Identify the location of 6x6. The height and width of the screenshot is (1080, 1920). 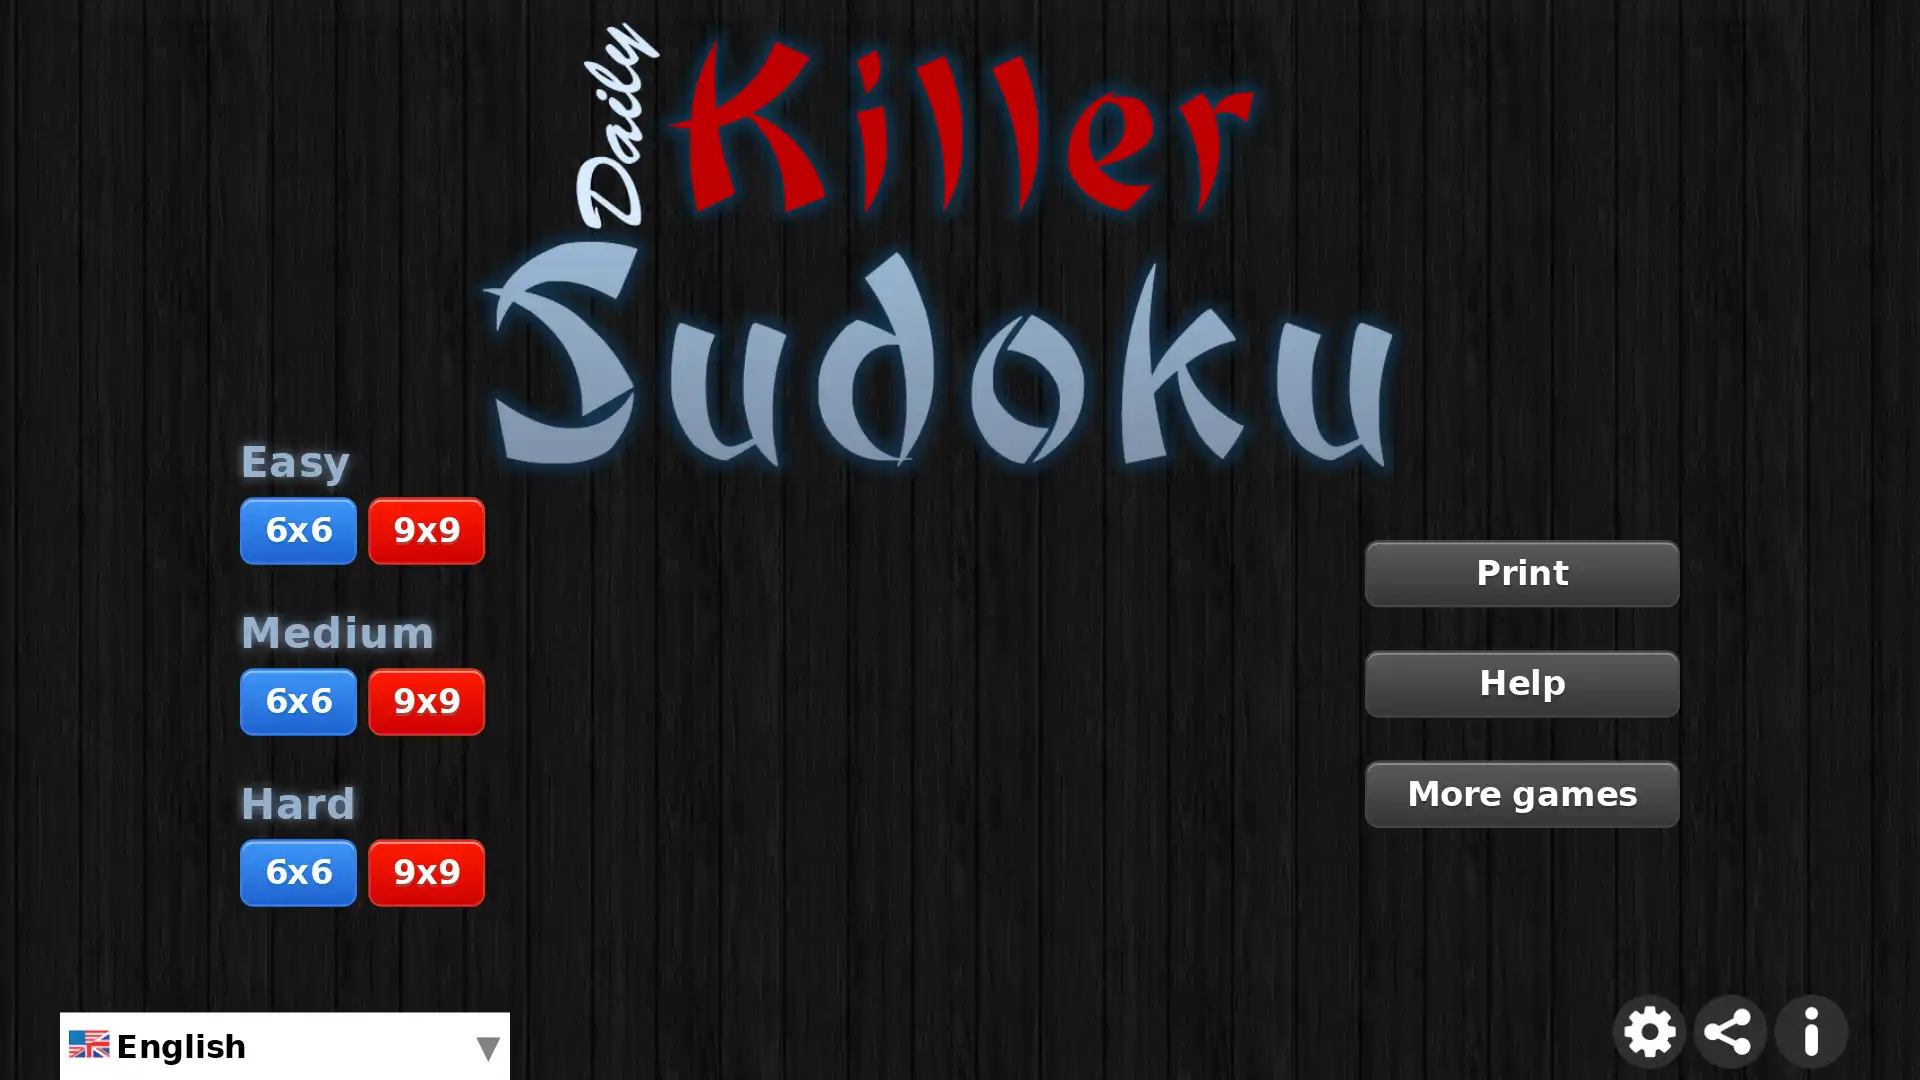
(297, 871).